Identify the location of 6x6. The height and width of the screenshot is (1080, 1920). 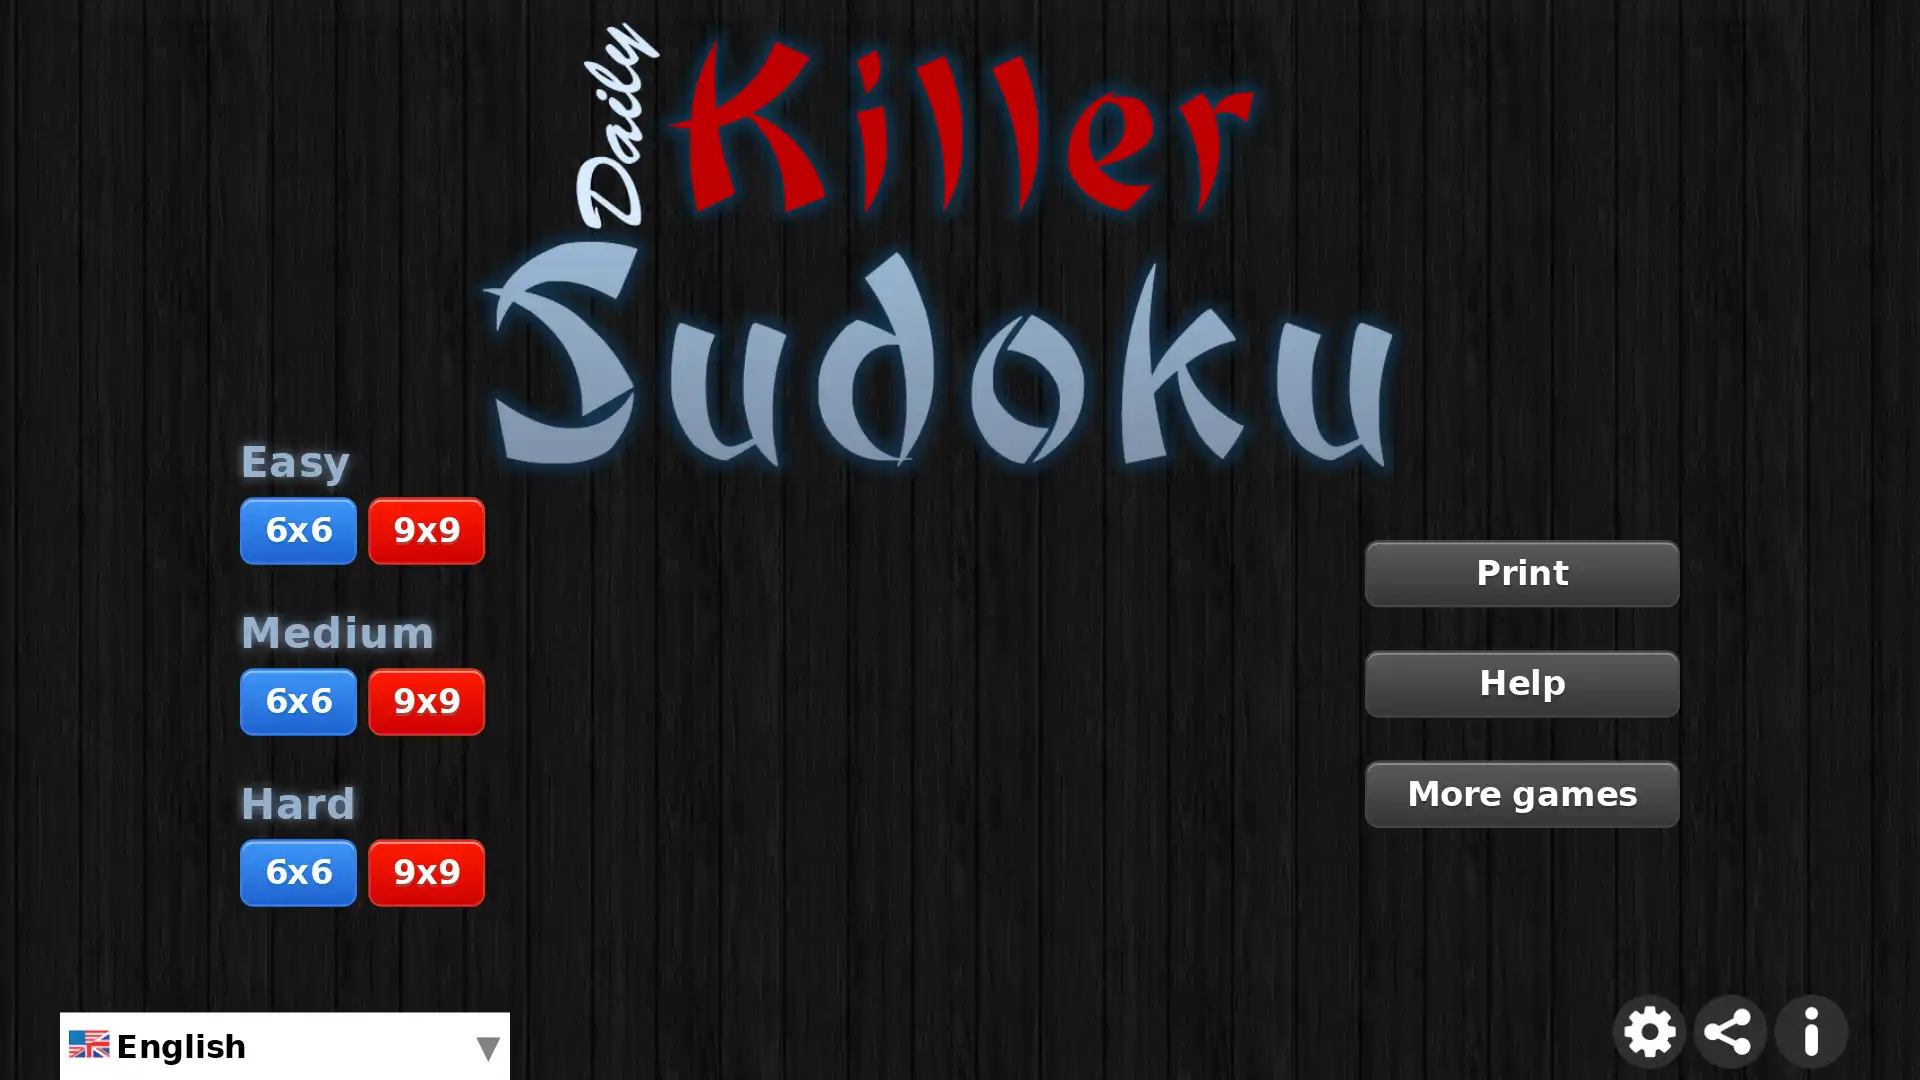
(297, 871).